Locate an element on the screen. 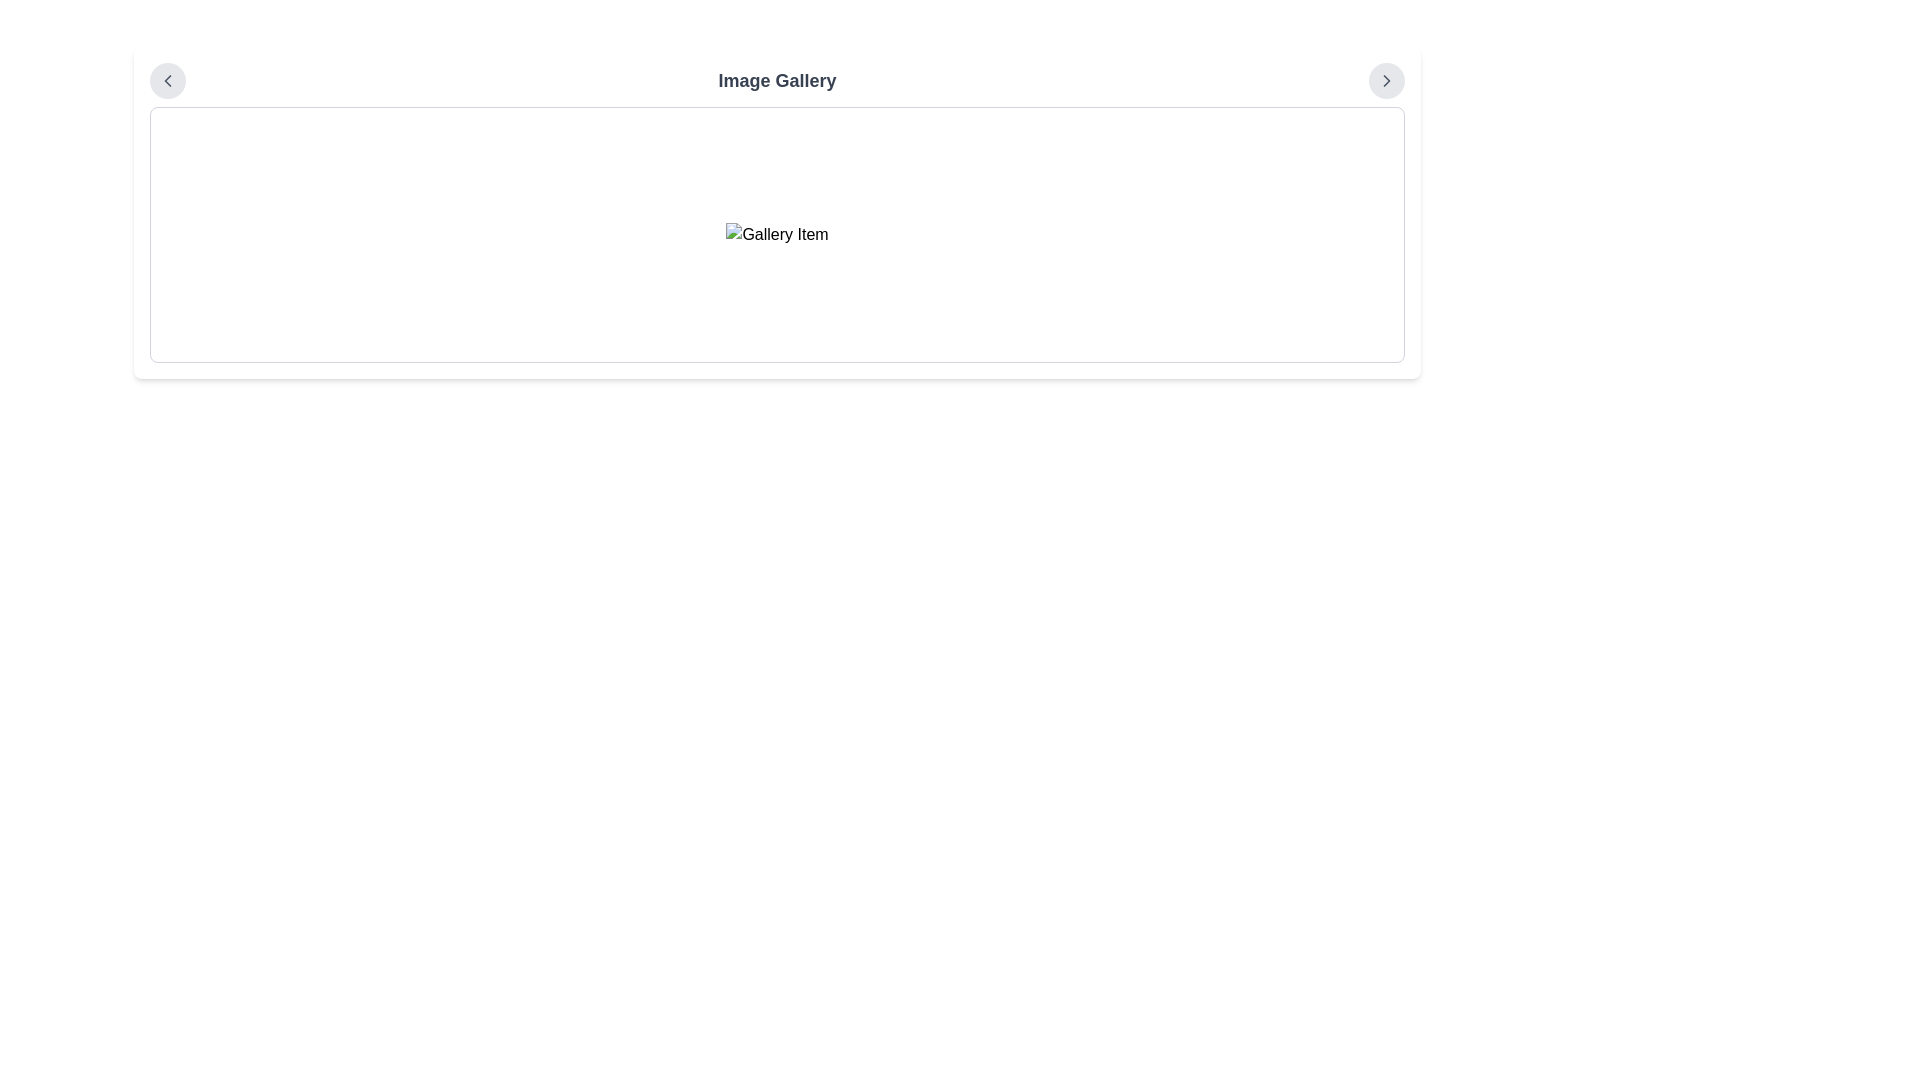 The width and height of the screenshot is (1920, 1080). the header text label, which indicates the title of the image gallery is located at coordinates (776, 80).